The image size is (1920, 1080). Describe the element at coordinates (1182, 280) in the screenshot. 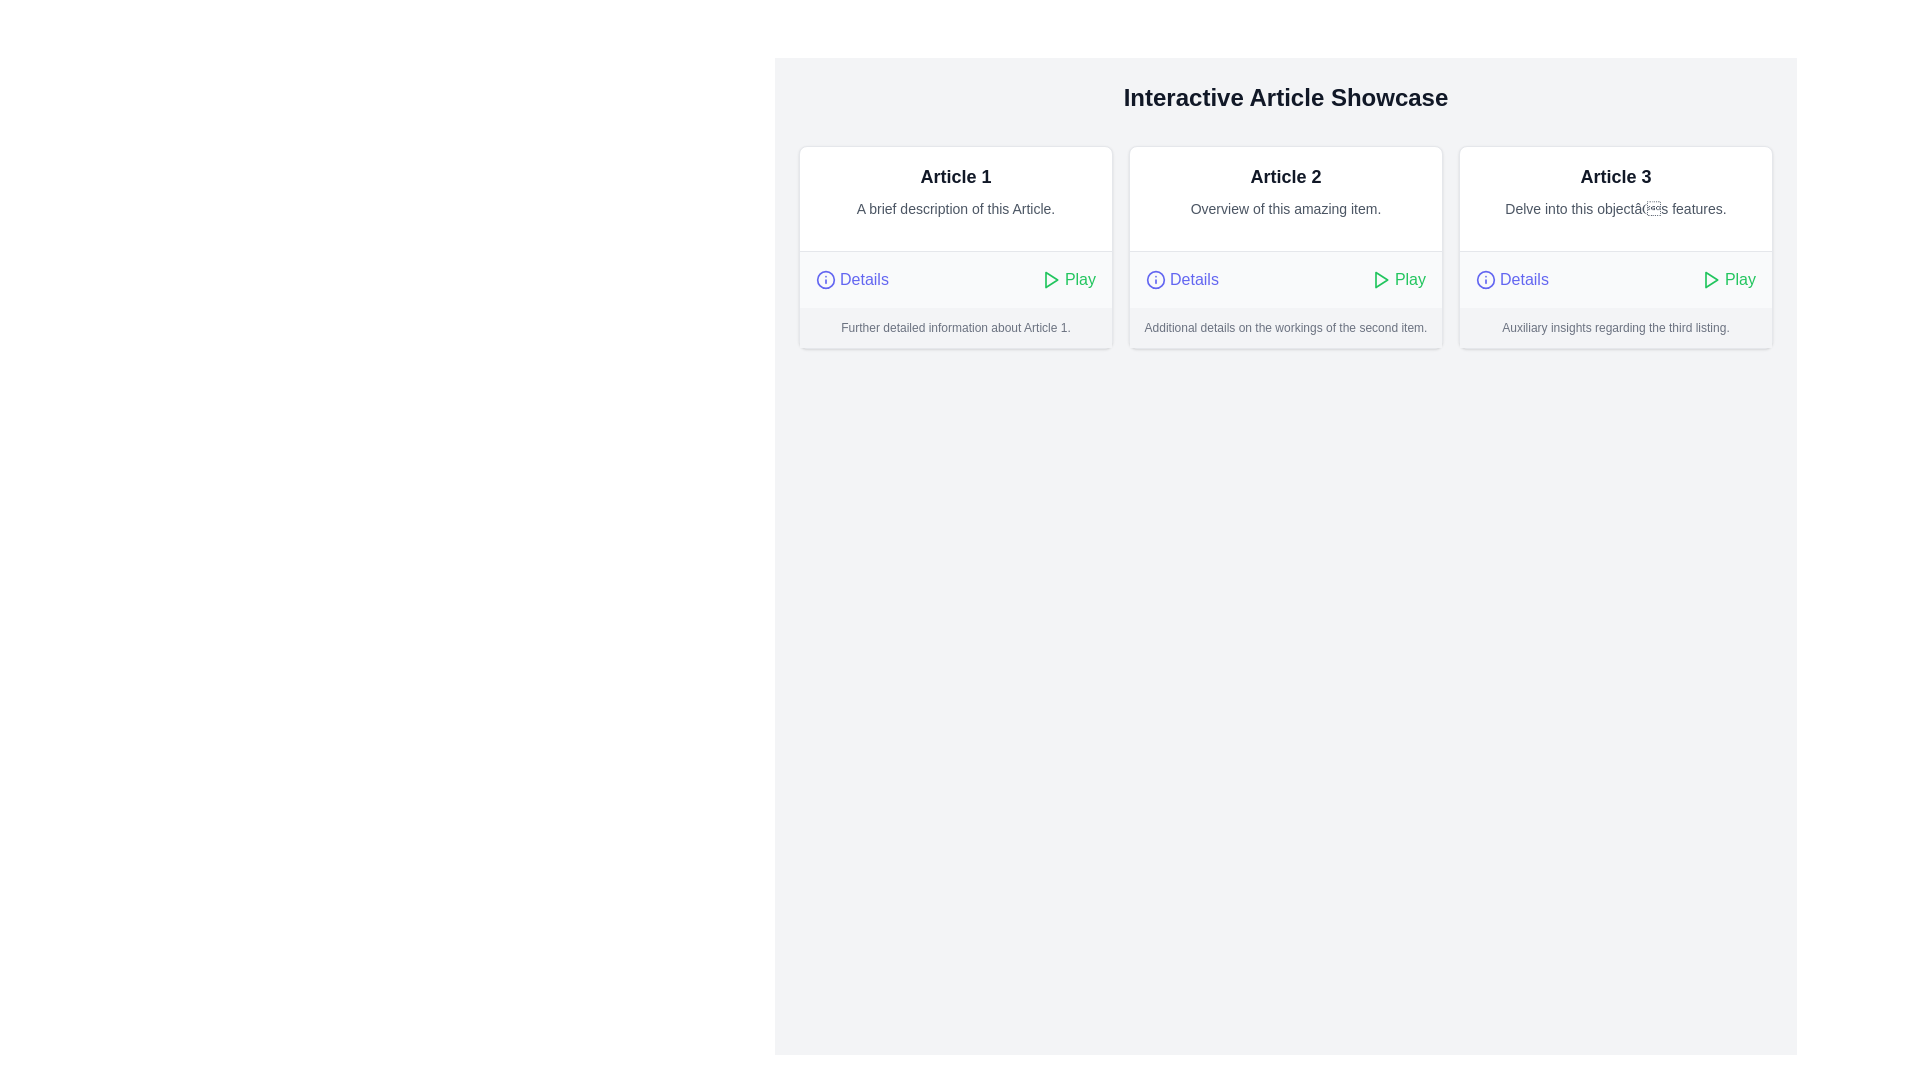

I see `the button or hyperlink located at the center of the 'Article 2' card's footer` at that location.